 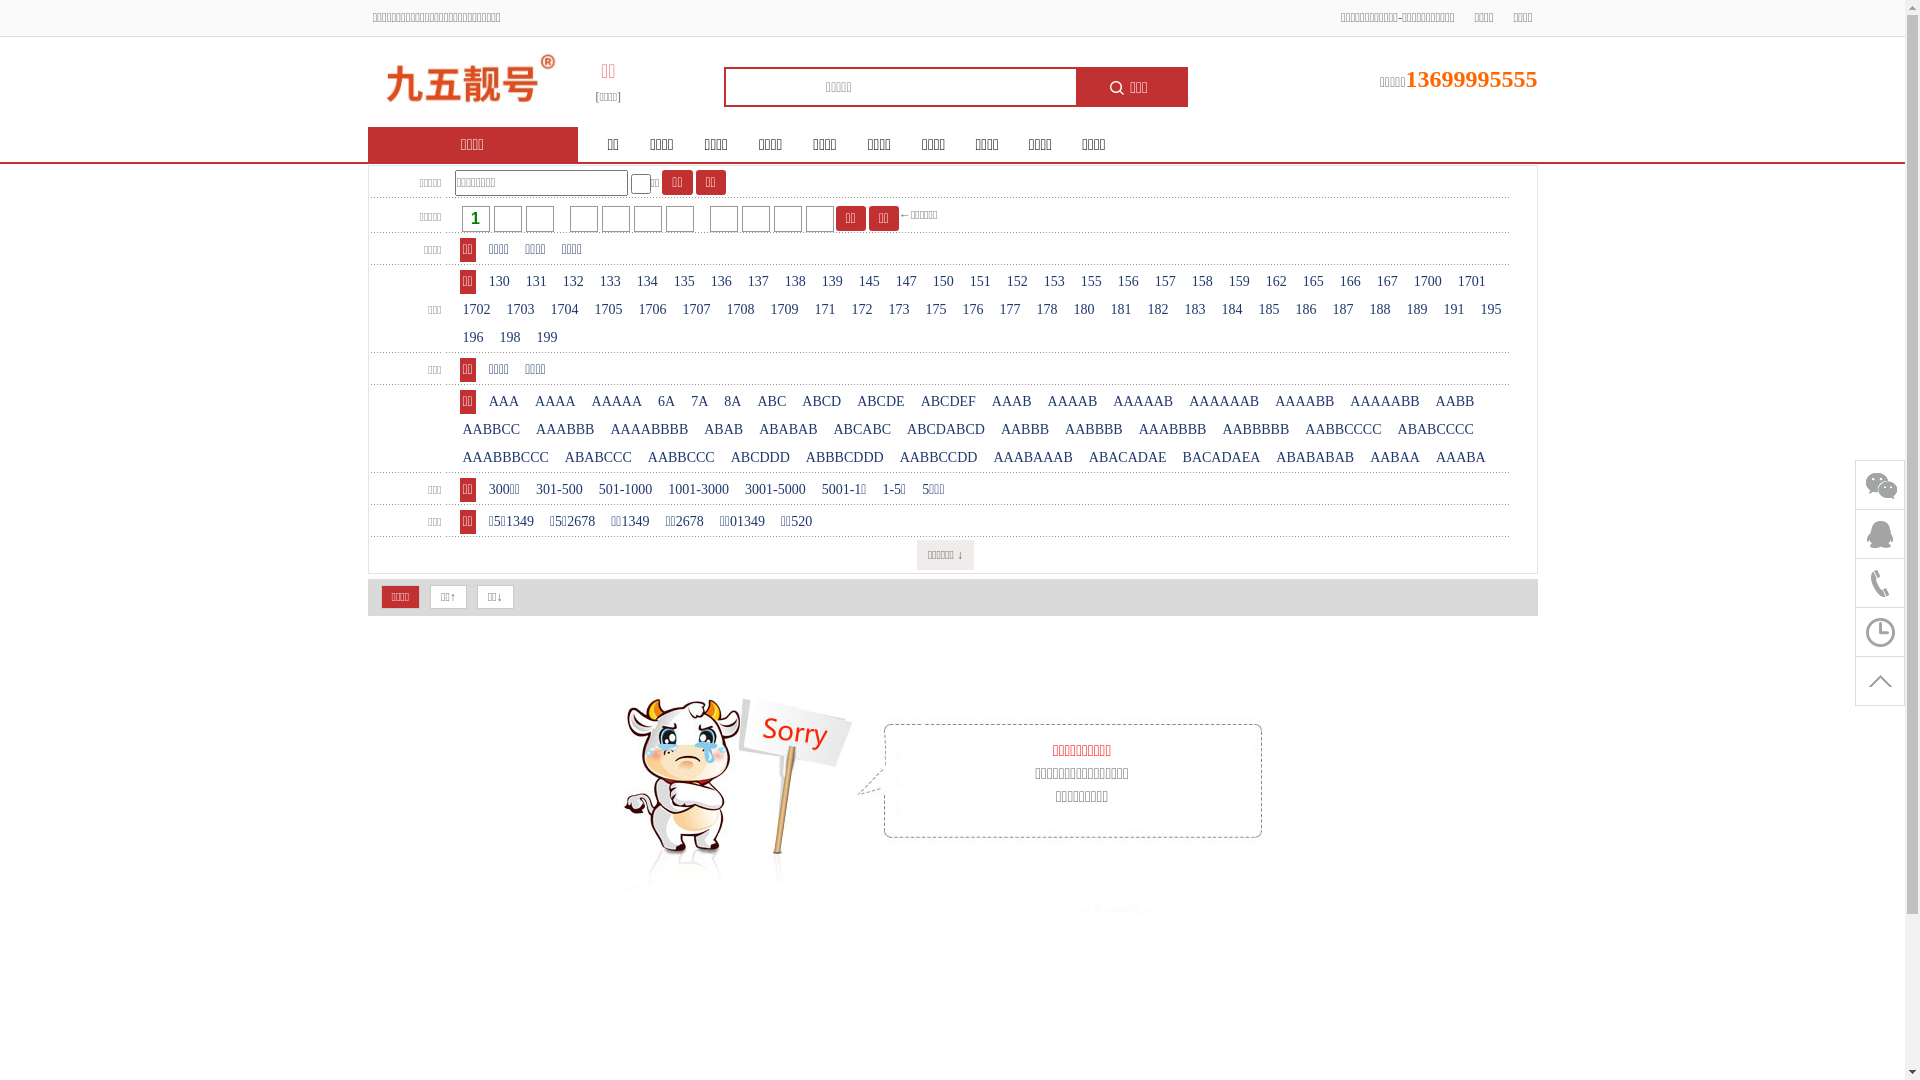 I want to click on '145', so click(x=869, y=281).